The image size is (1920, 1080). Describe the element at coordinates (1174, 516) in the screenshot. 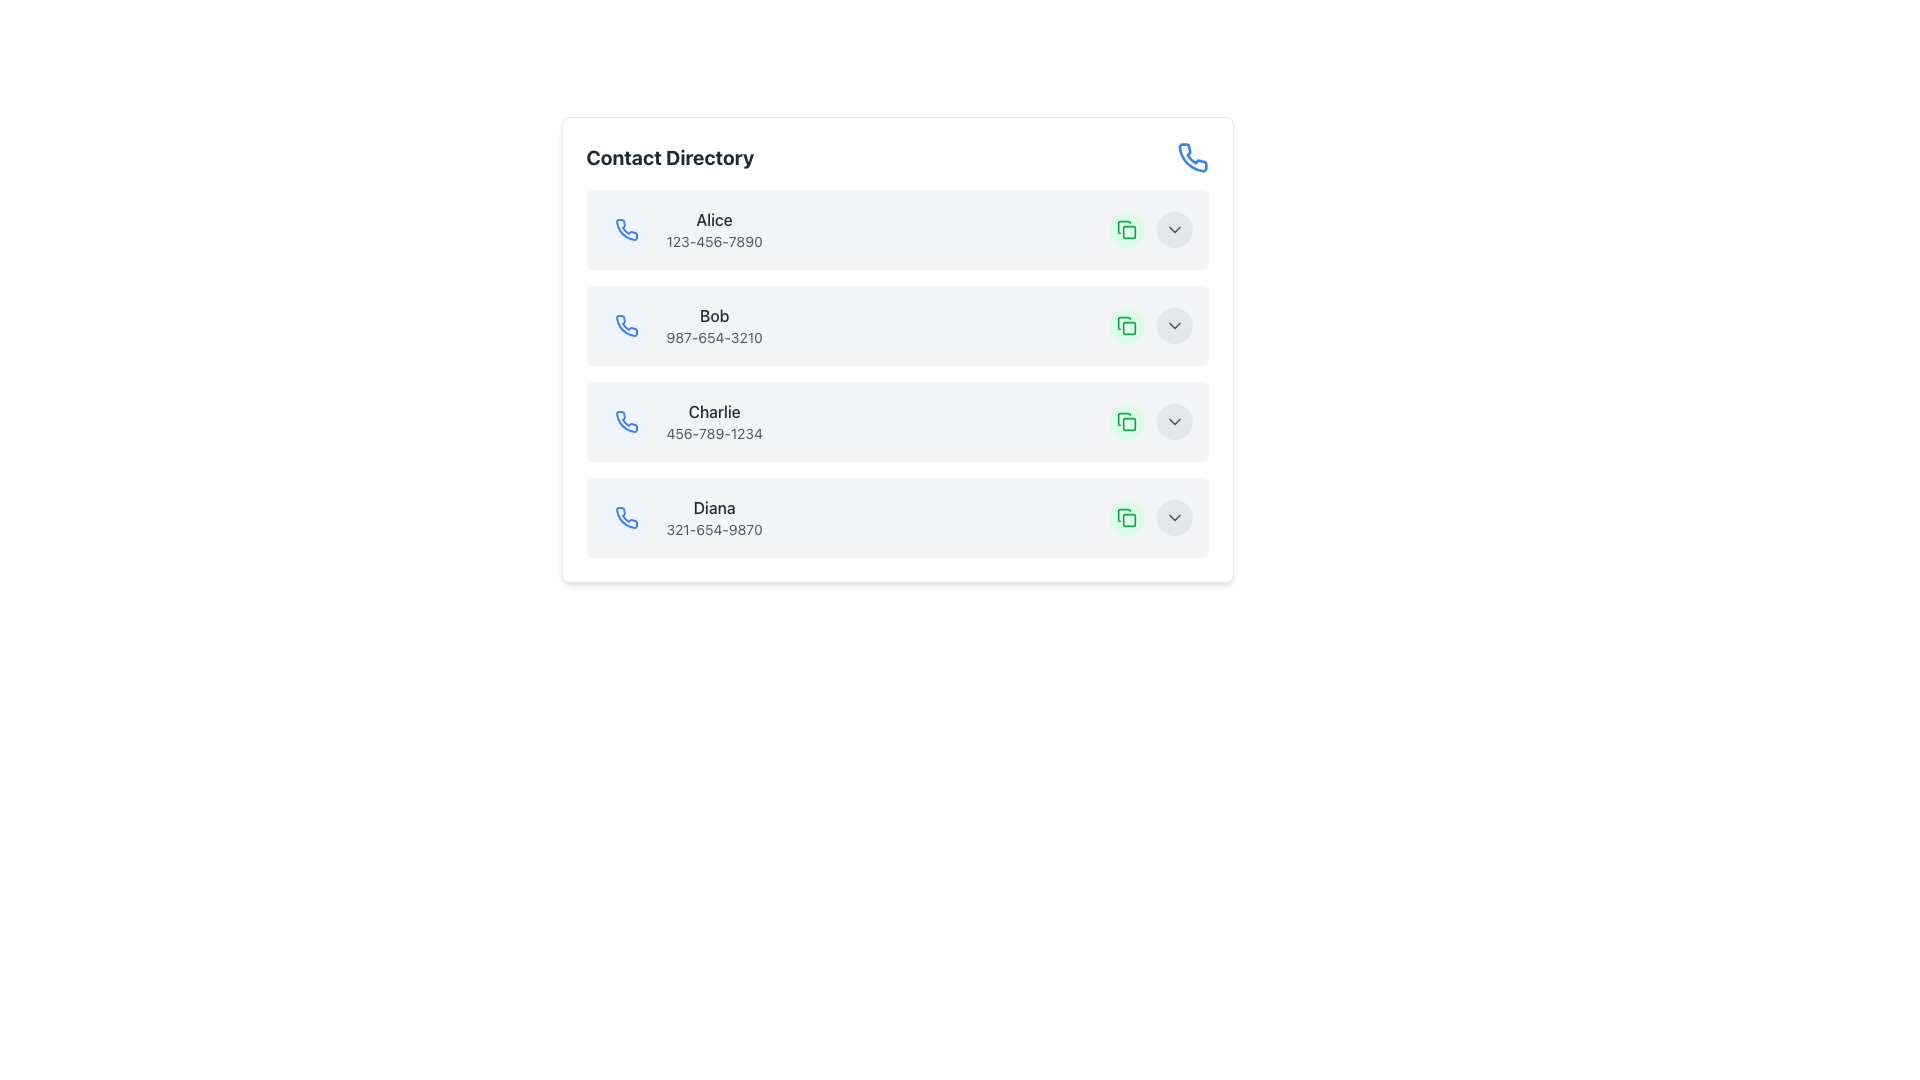

I see `the downward-pointing chevron icon located inside a circular button at the far-right end of the last row in the contact entries list` at that location.